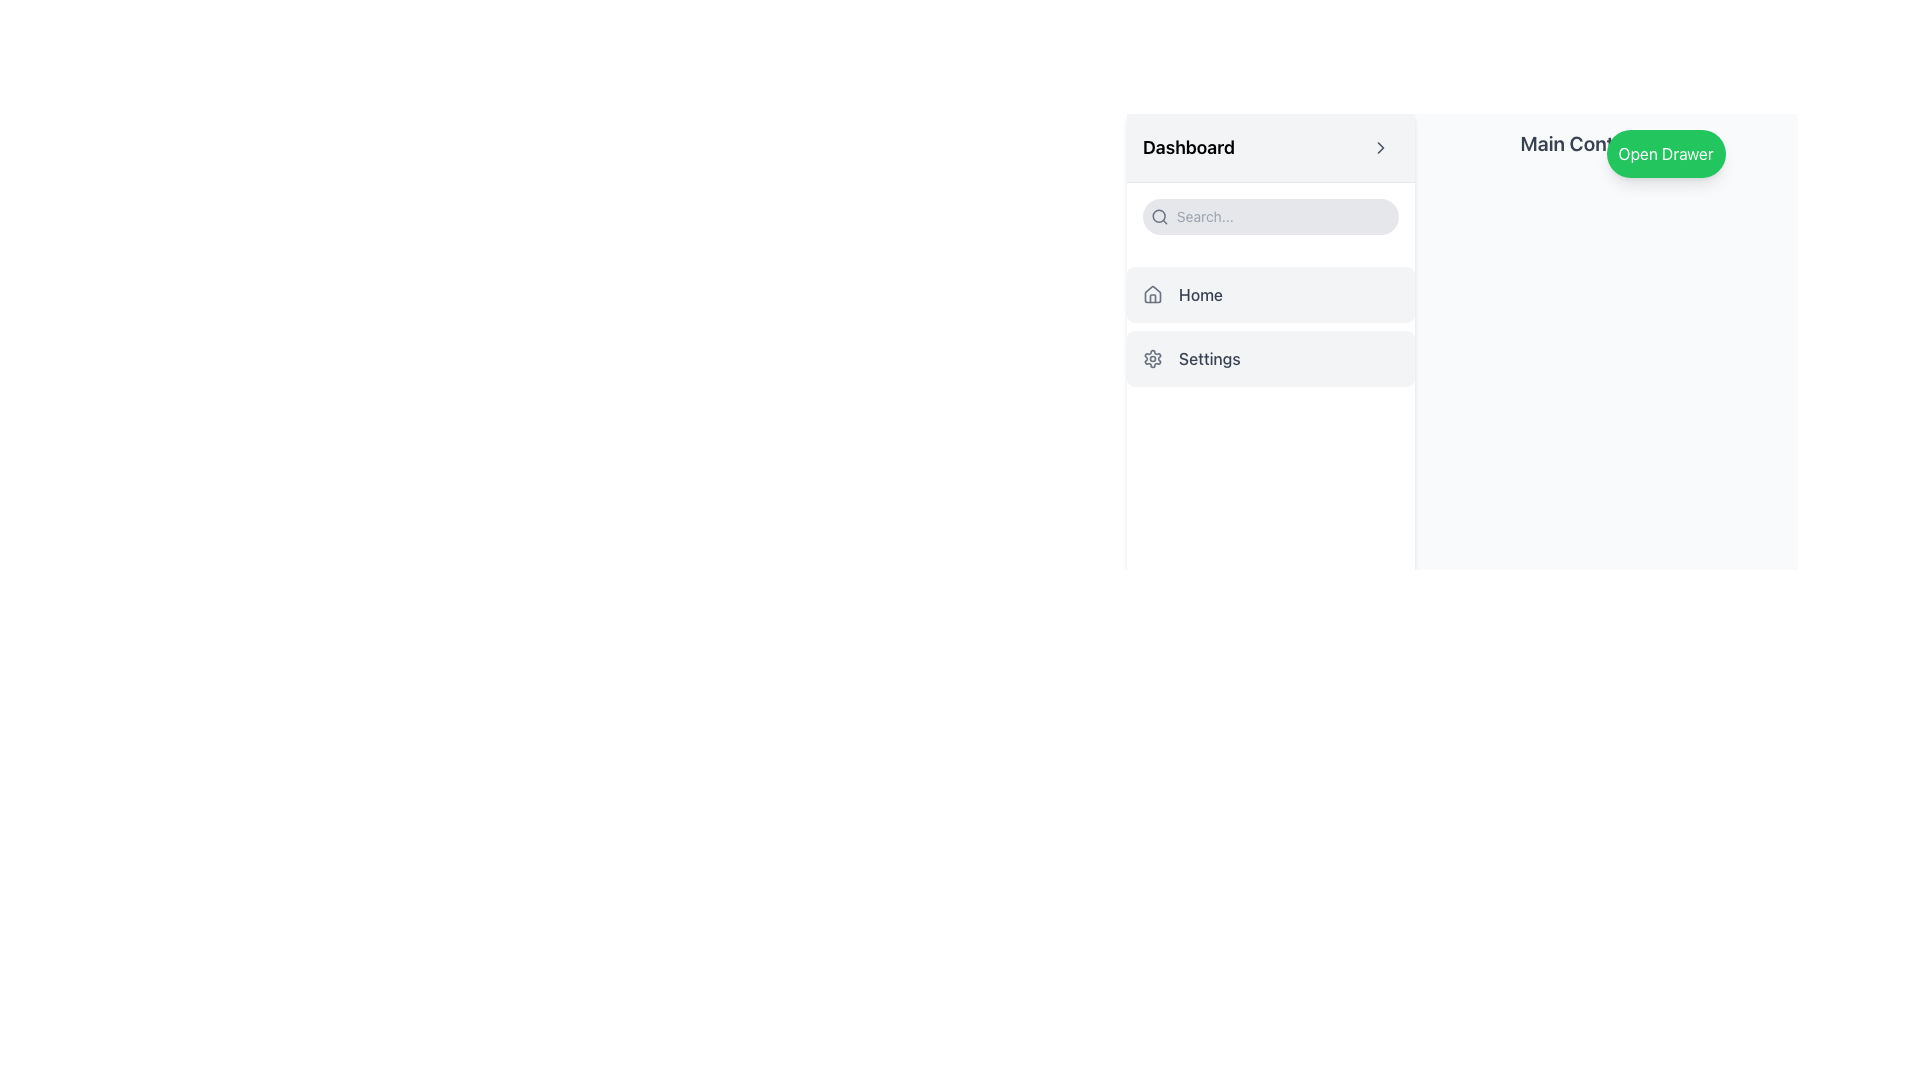 Image resolution: width=1920 pixels, height=1080 pixels. Describe the element at coordinates (1189, 146) in the screenshot. I see `the 'Dashboard' text label which is bold and larger font, located at the top left of the navigation panel, preceding a right-pointing arrow icon` at that location.